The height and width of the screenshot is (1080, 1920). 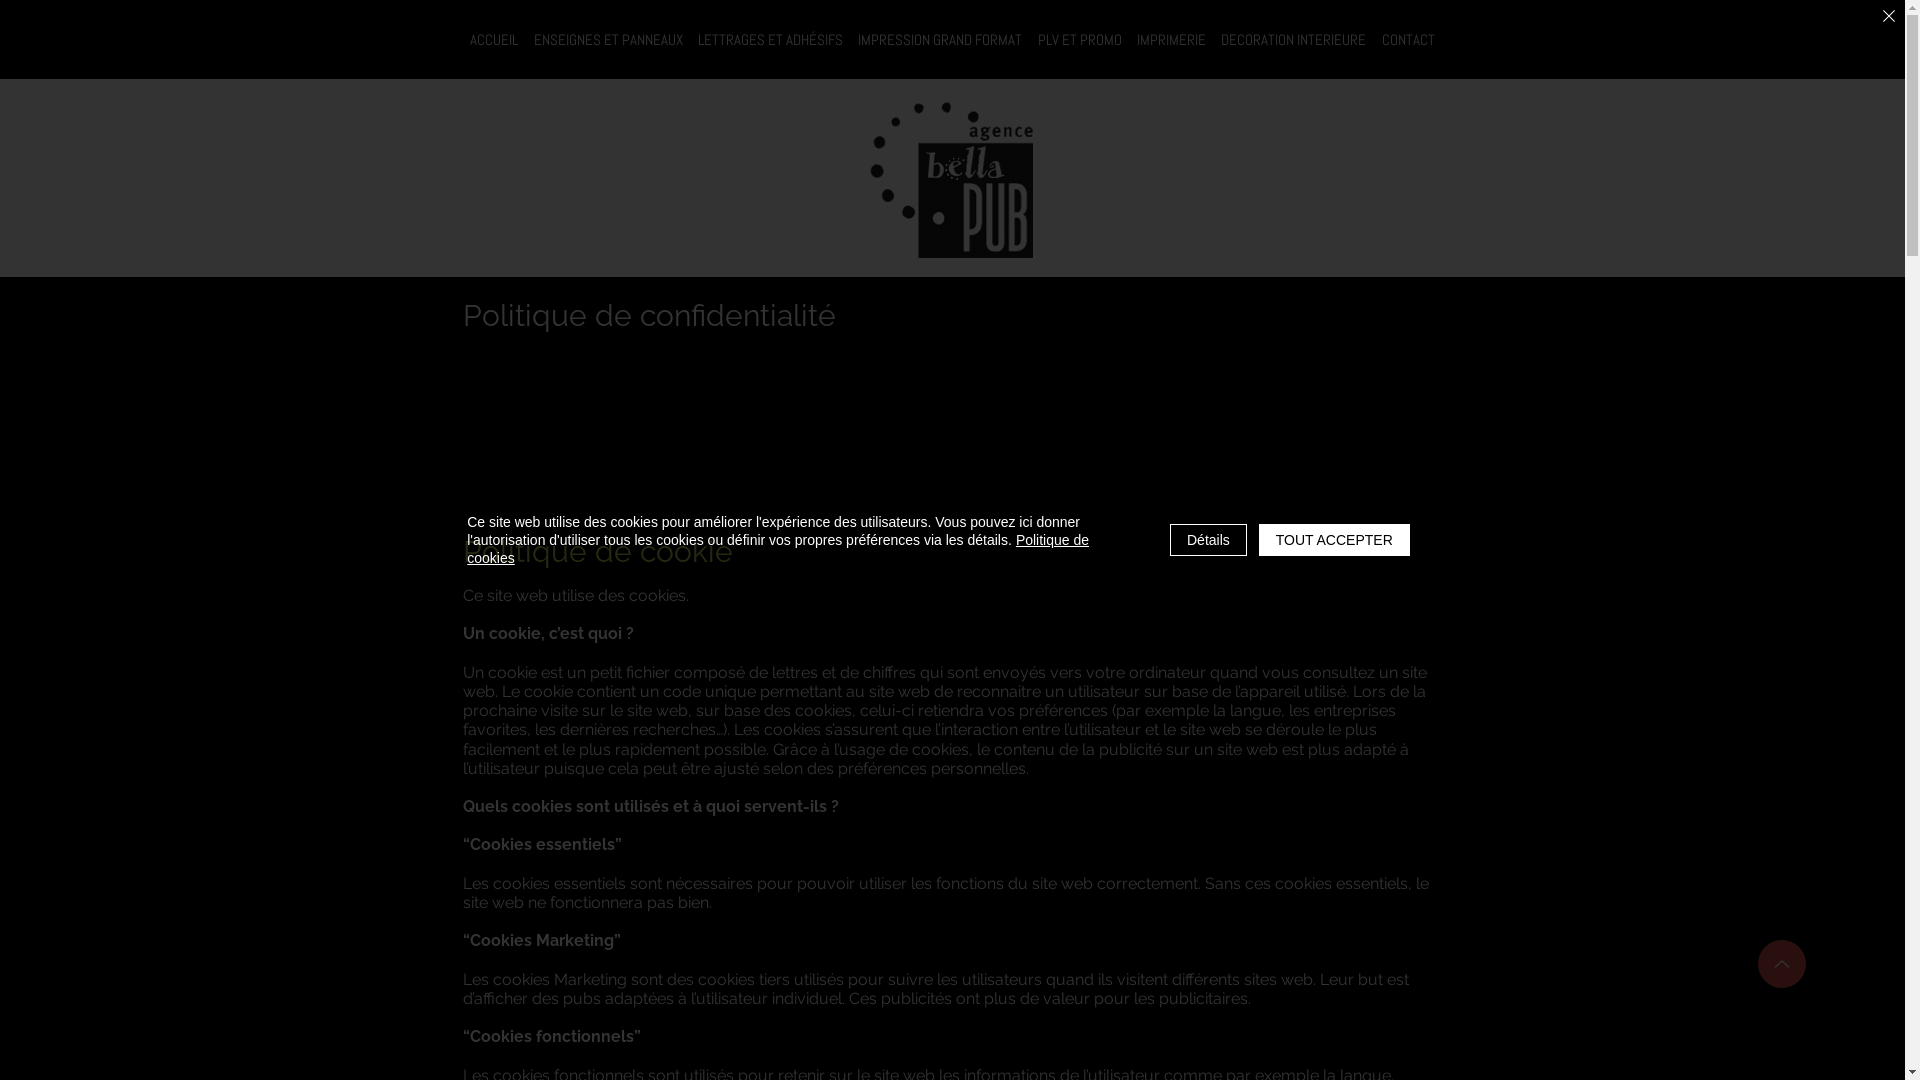 What do you see at coordinates (493, 38) in the screenshot?
I see `'ACCUEIL'` at bounding box center [493, 38].